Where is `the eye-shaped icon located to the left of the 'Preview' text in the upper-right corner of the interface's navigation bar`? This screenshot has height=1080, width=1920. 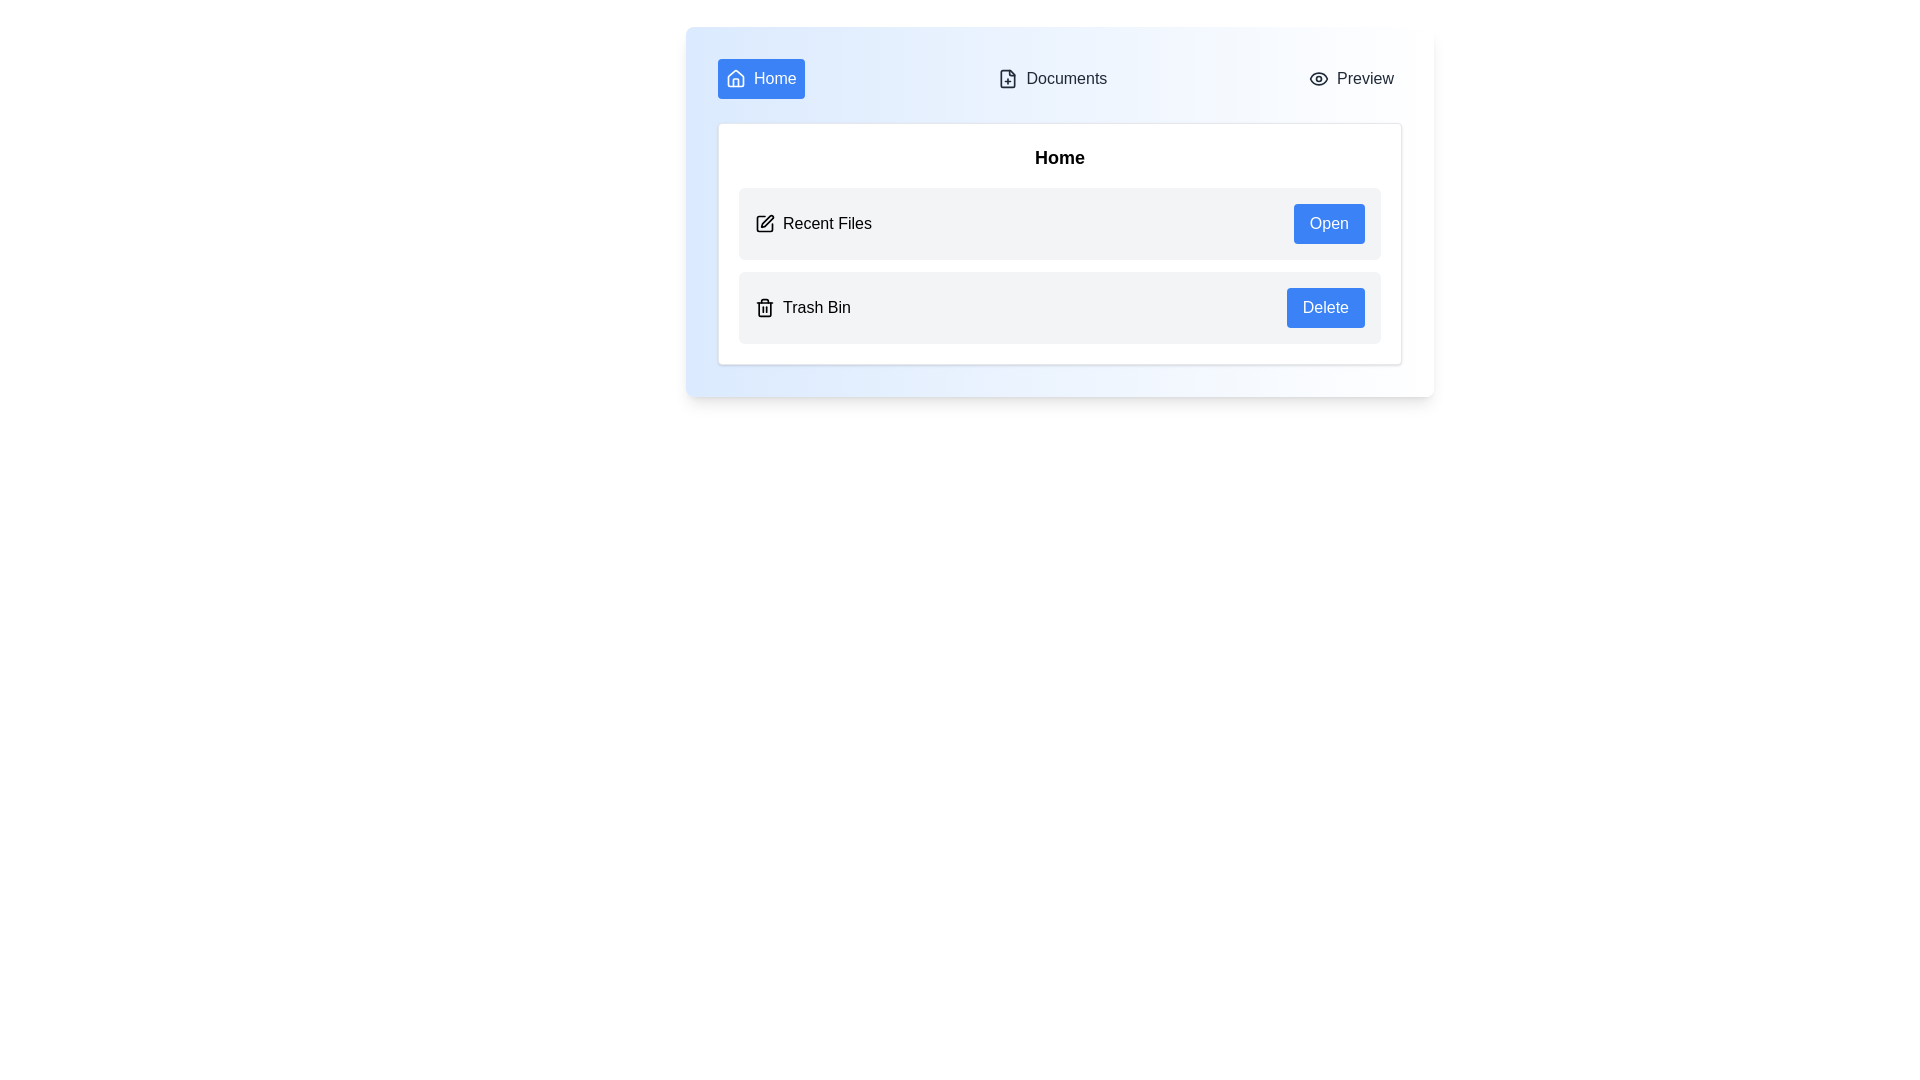
the eye-shaped icon located to the left of the 'Preview' text in the upper-right corner of the interface's navigation bar is located at coordinates (1319, 77).